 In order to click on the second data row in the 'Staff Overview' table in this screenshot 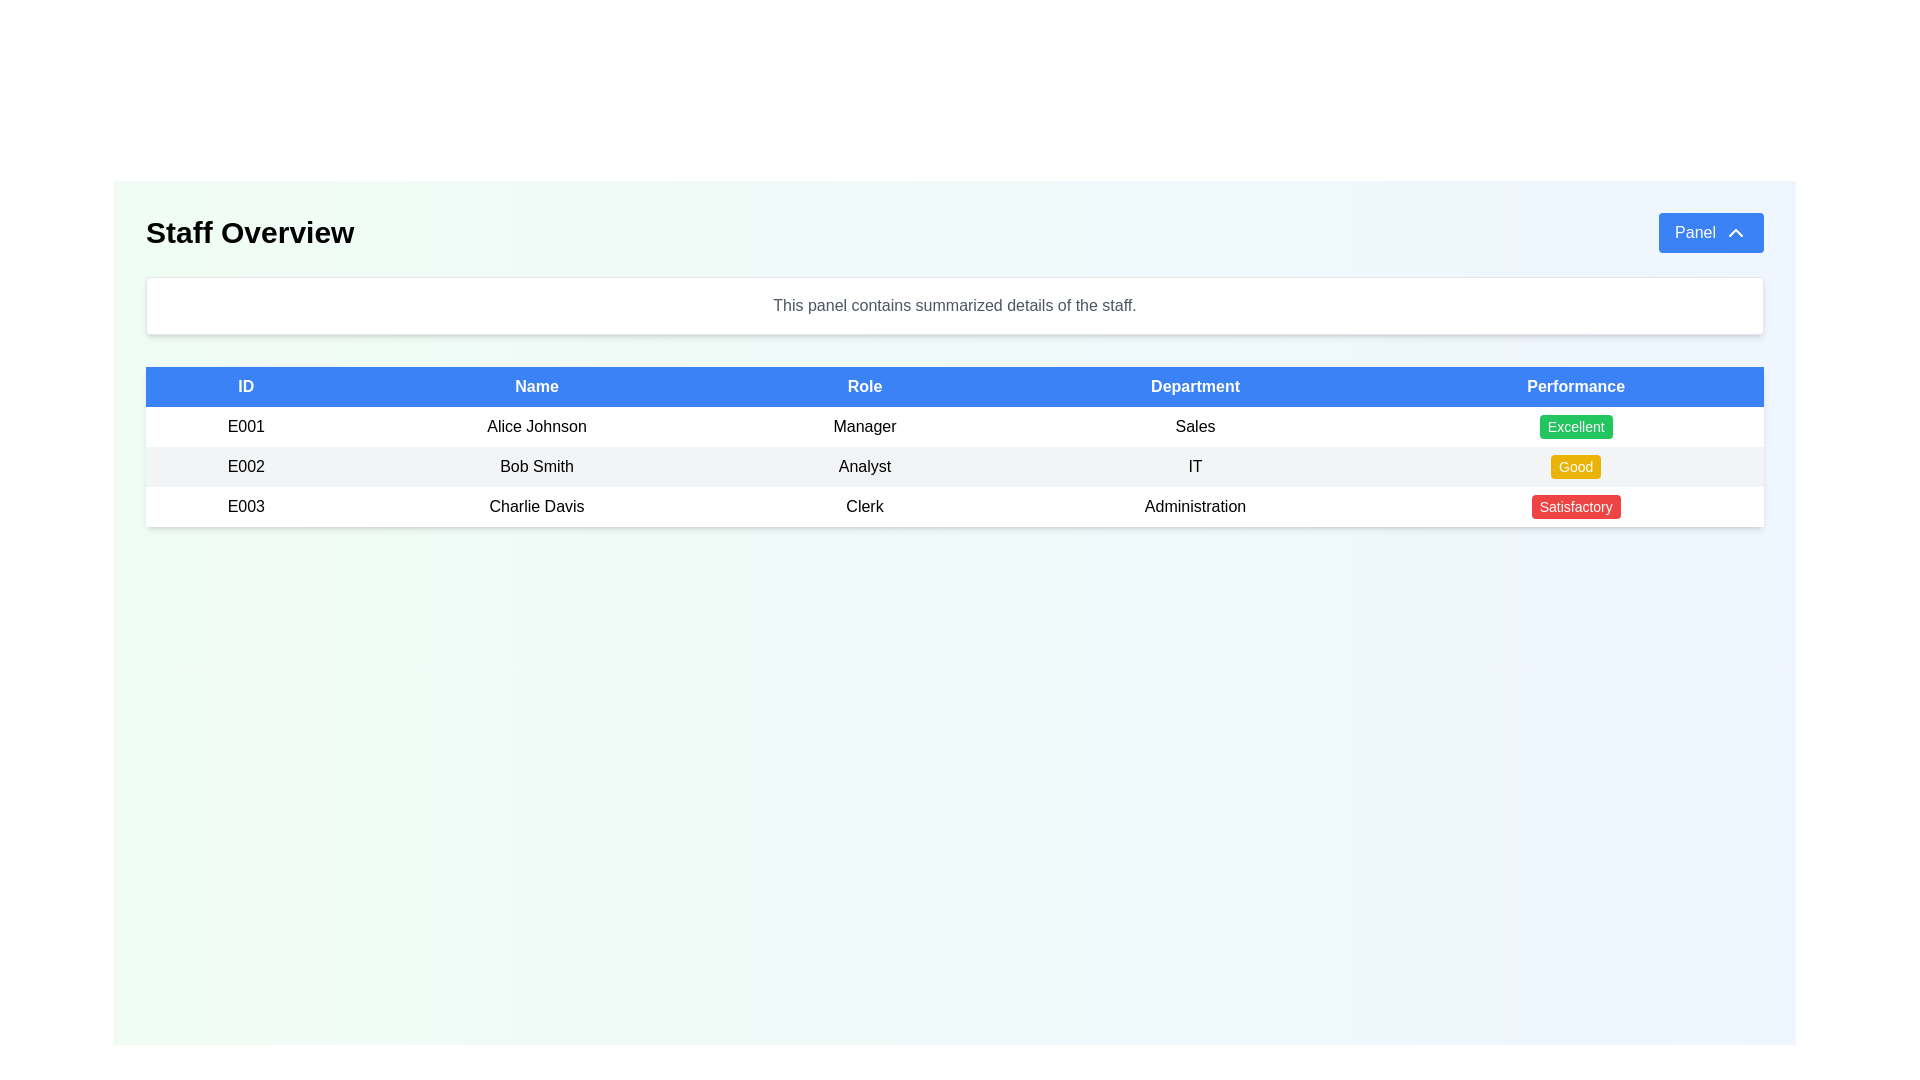, I will do `click(954, 466)`.